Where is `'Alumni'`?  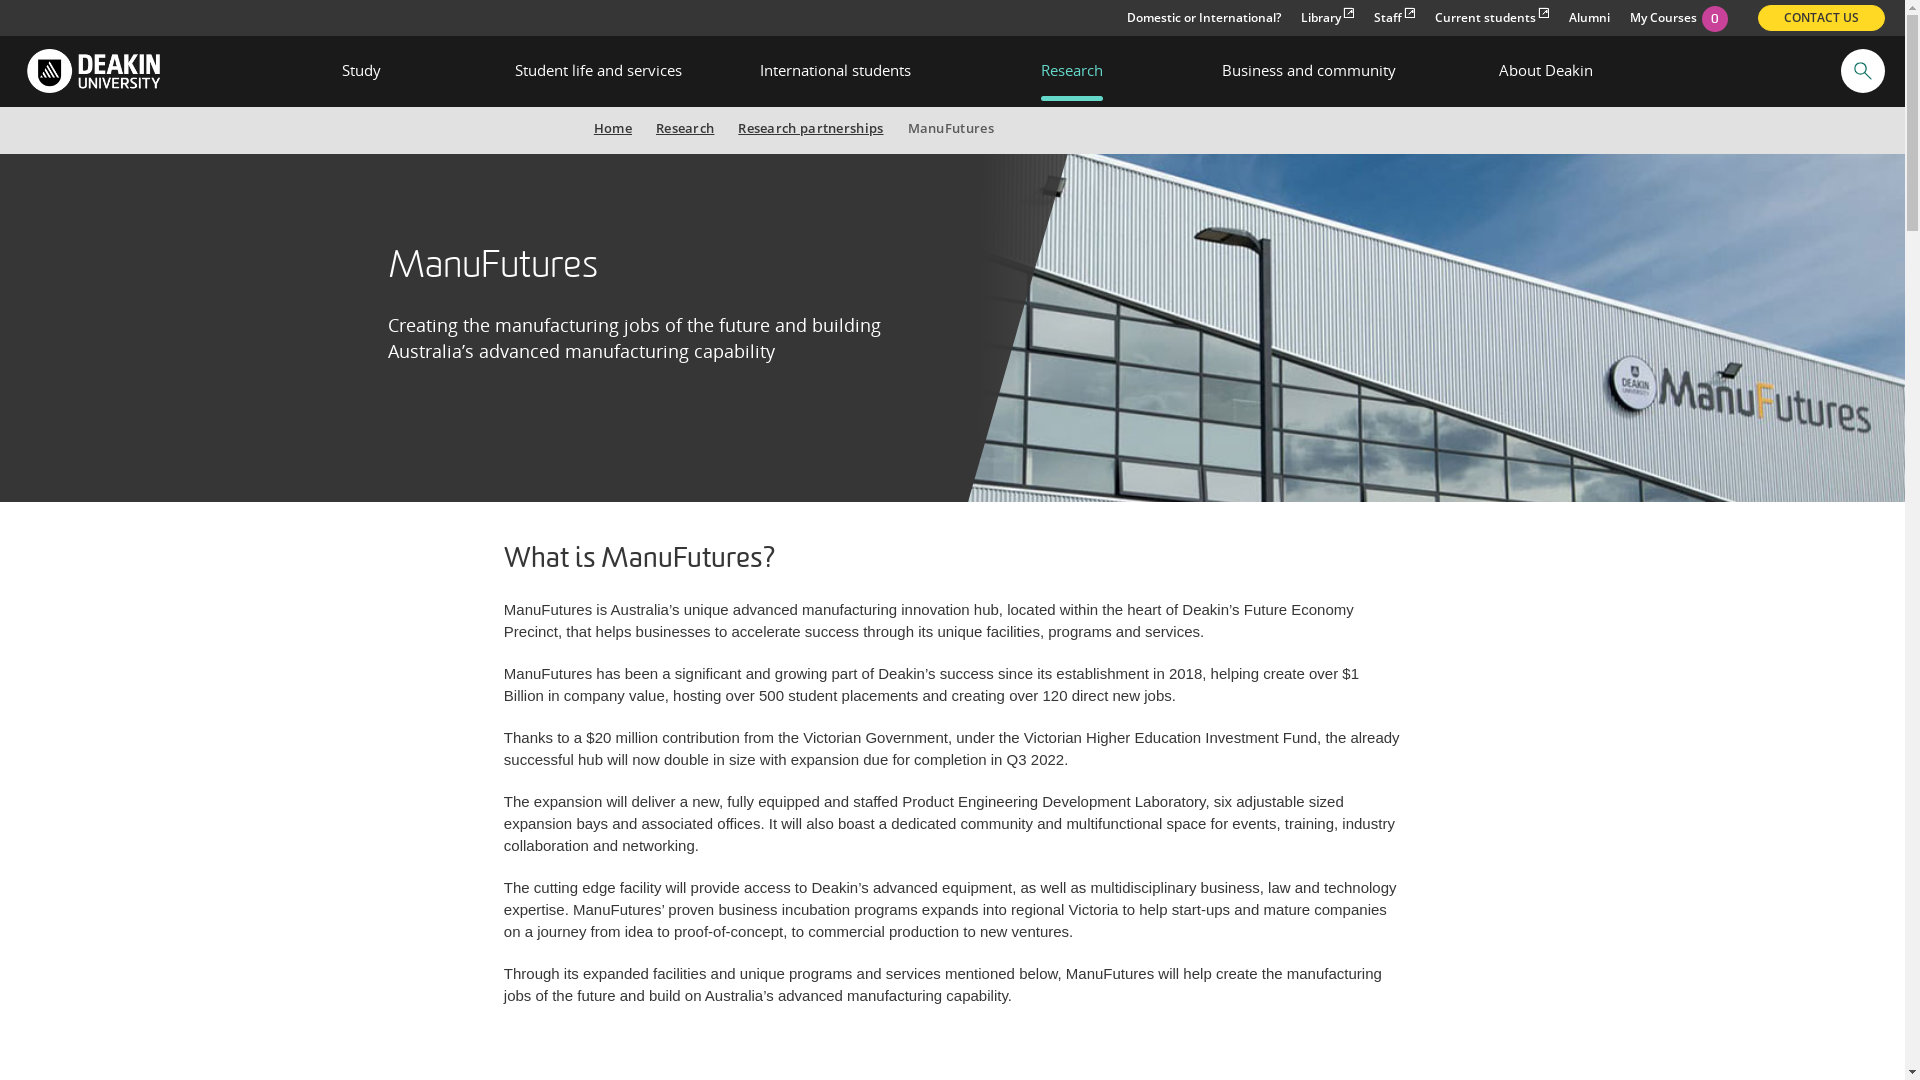 'Alumni' is located at coordinates (1588, 18).